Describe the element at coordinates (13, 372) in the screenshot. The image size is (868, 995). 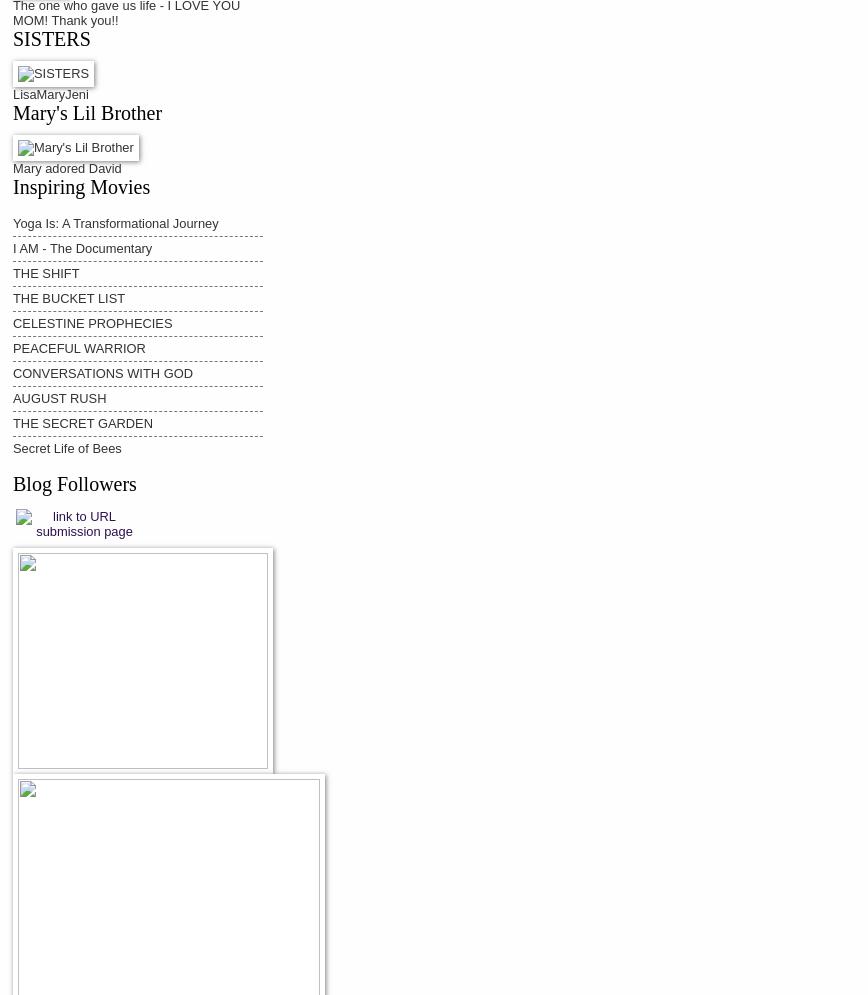
I see `'CONVERSATIONS WITH GOD'` at that location.